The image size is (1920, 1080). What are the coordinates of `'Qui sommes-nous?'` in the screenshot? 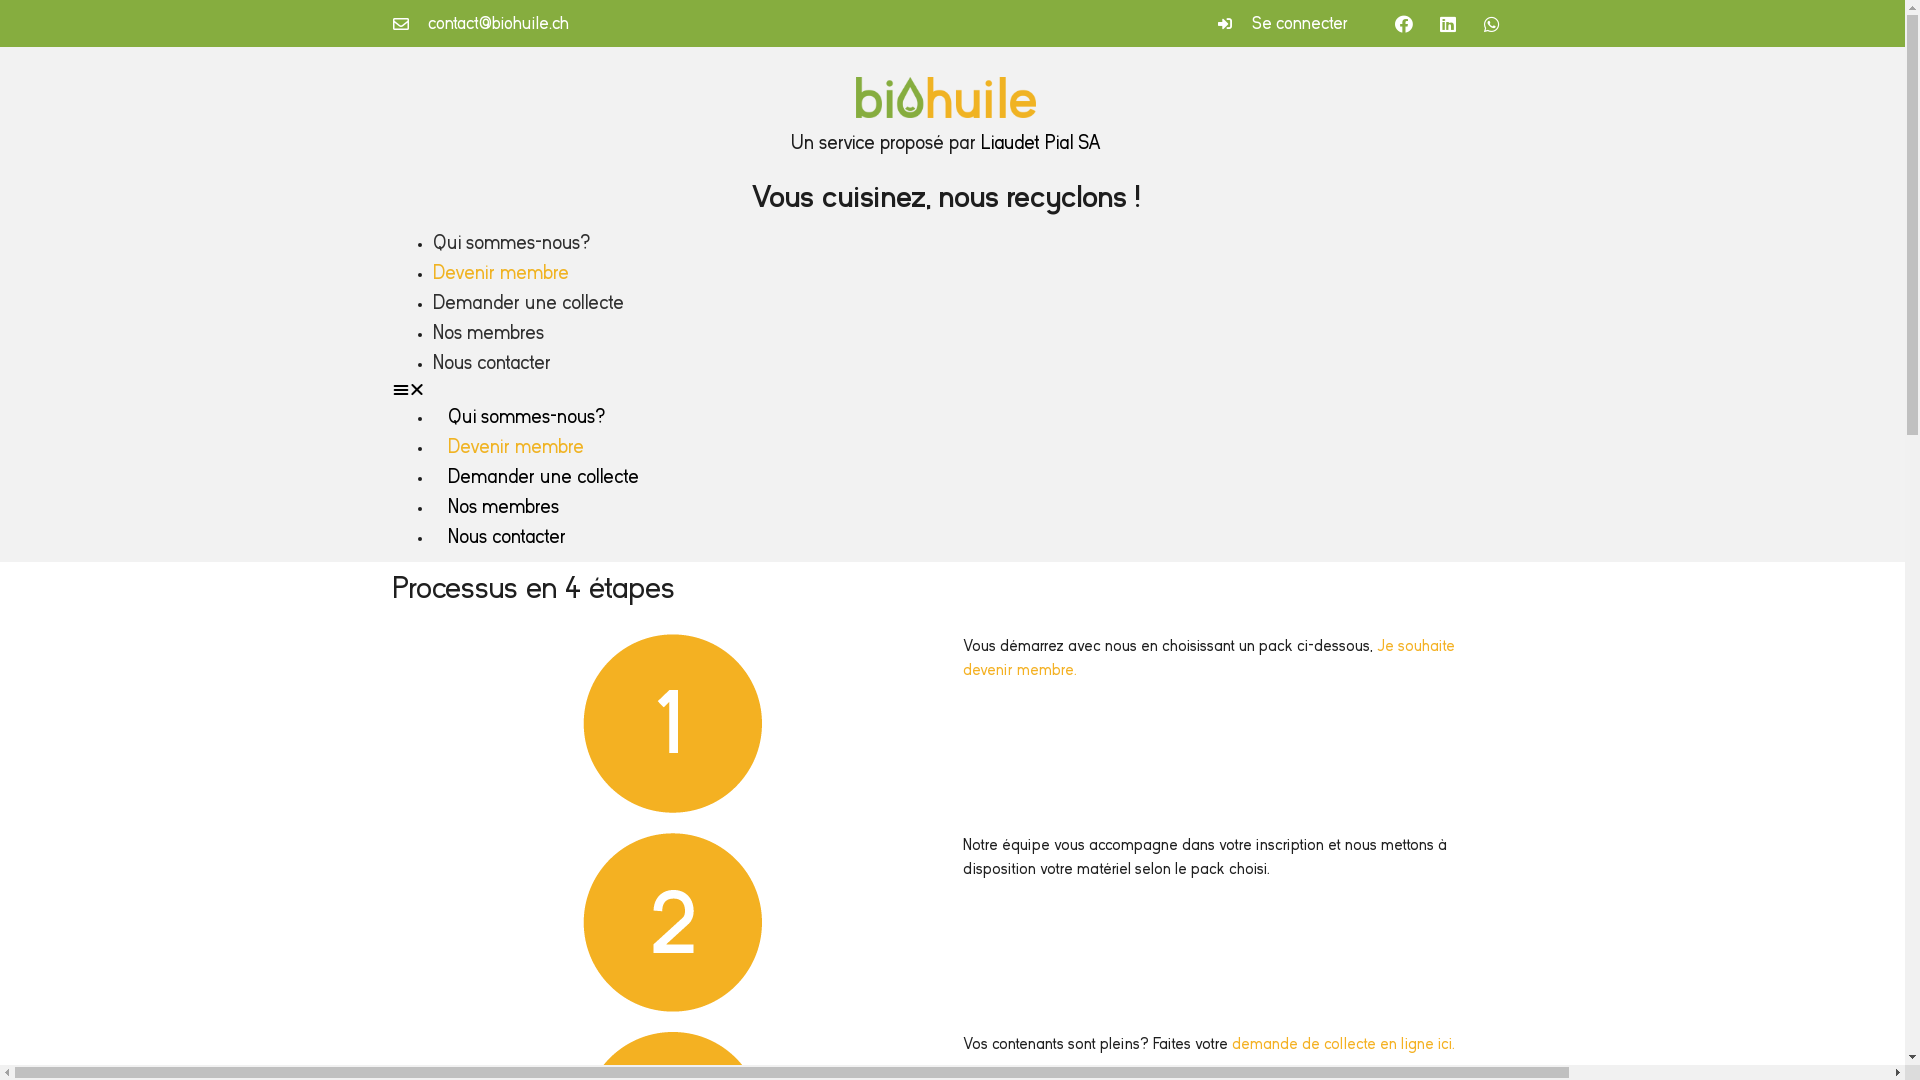 It's located at (510, 241).